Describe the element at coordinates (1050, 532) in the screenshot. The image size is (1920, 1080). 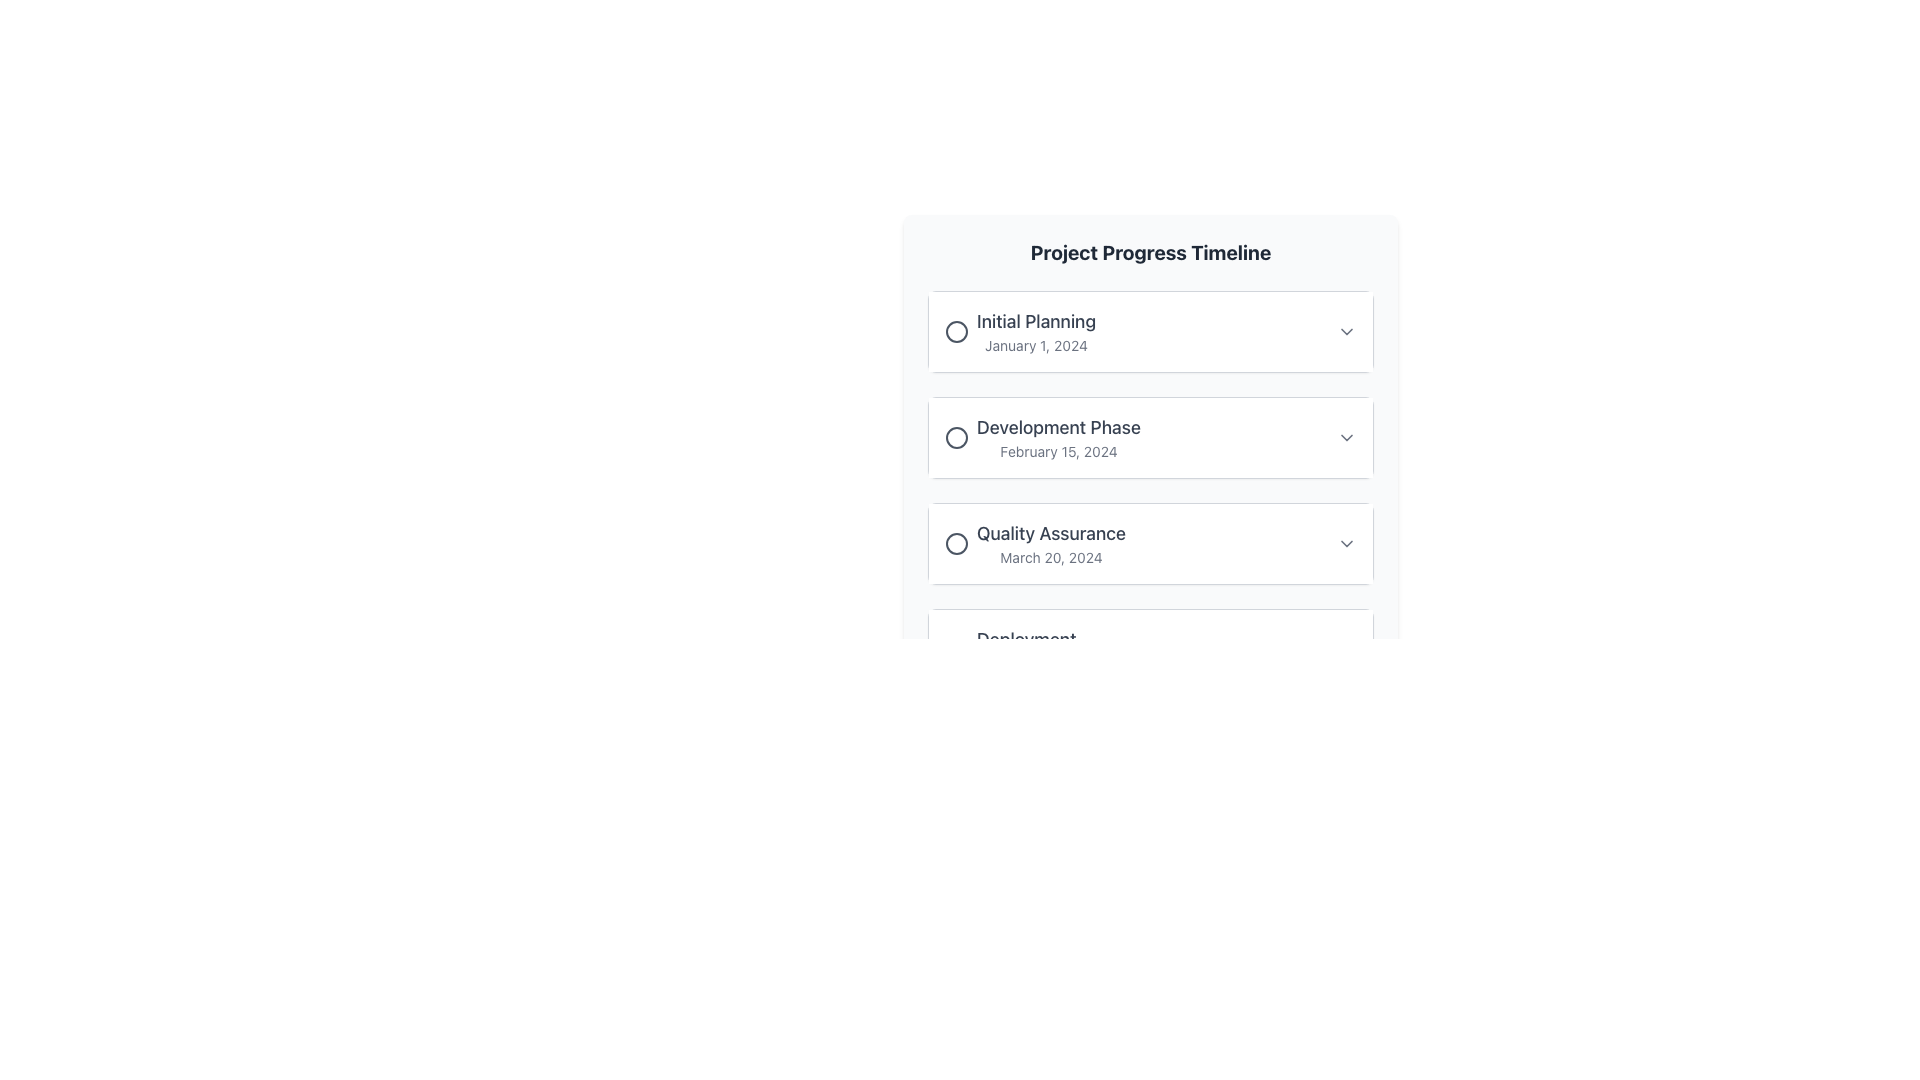
I see `the 'Quality Assurance' text label, which is part of the third list item in the 'Project Progress Timeline', located between 'Development Phase' and 'Deployment'` at that location.